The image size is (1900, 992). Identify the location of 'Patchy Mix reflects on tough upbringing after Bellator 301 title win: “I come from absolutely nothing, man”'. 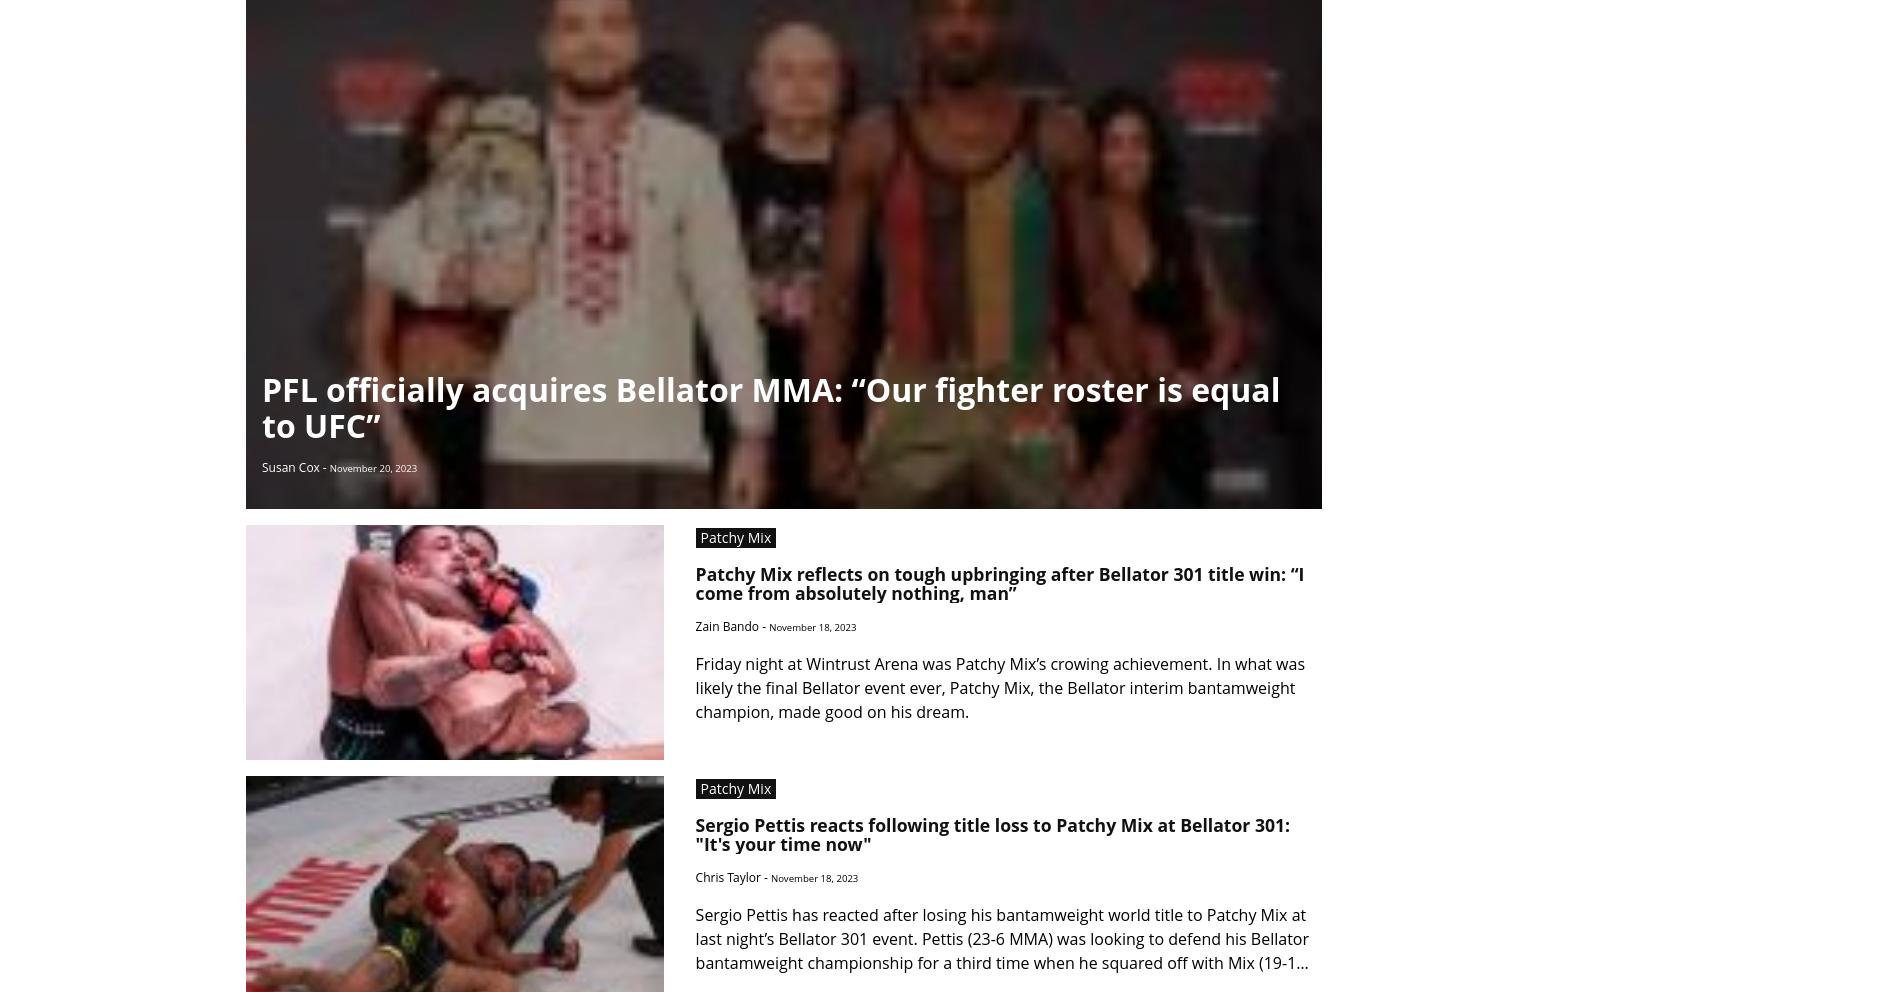
(999, 581).